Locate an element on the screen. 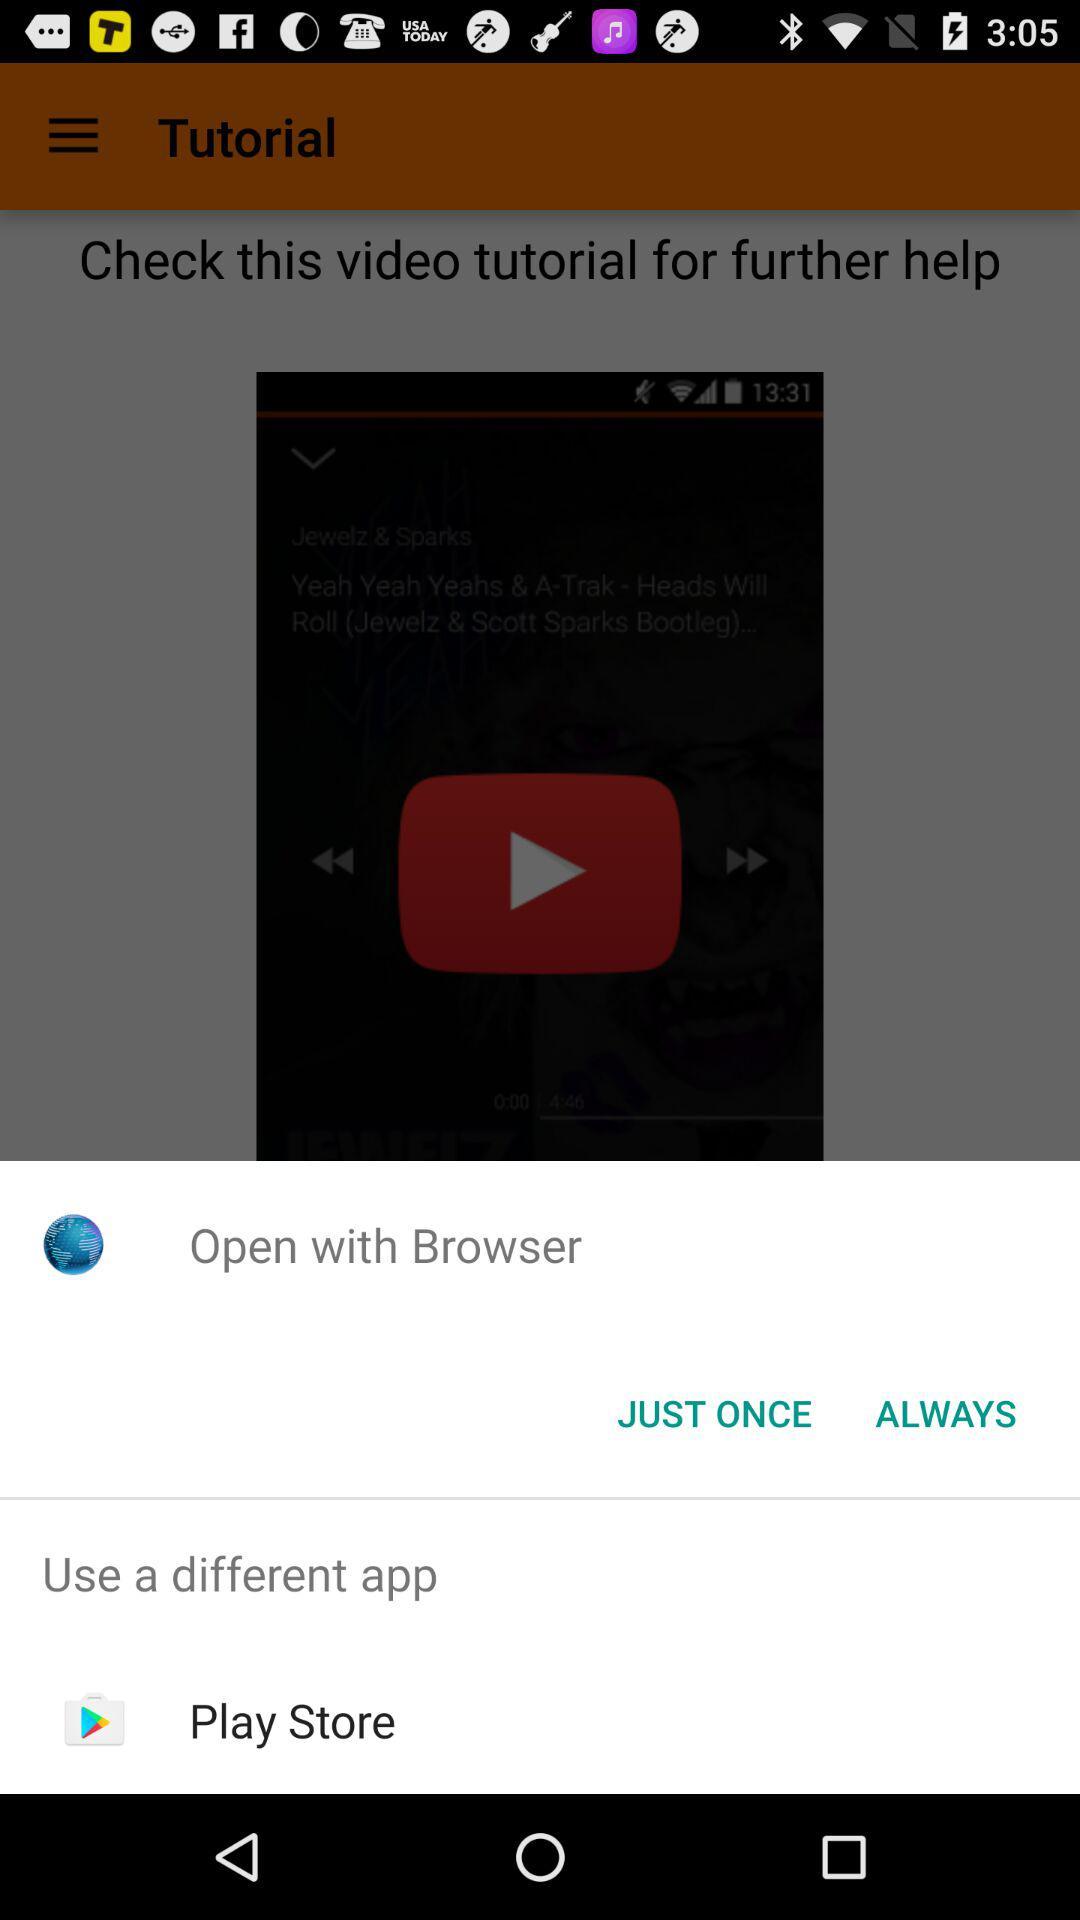  use a different is located at coordinates (540, 1572).